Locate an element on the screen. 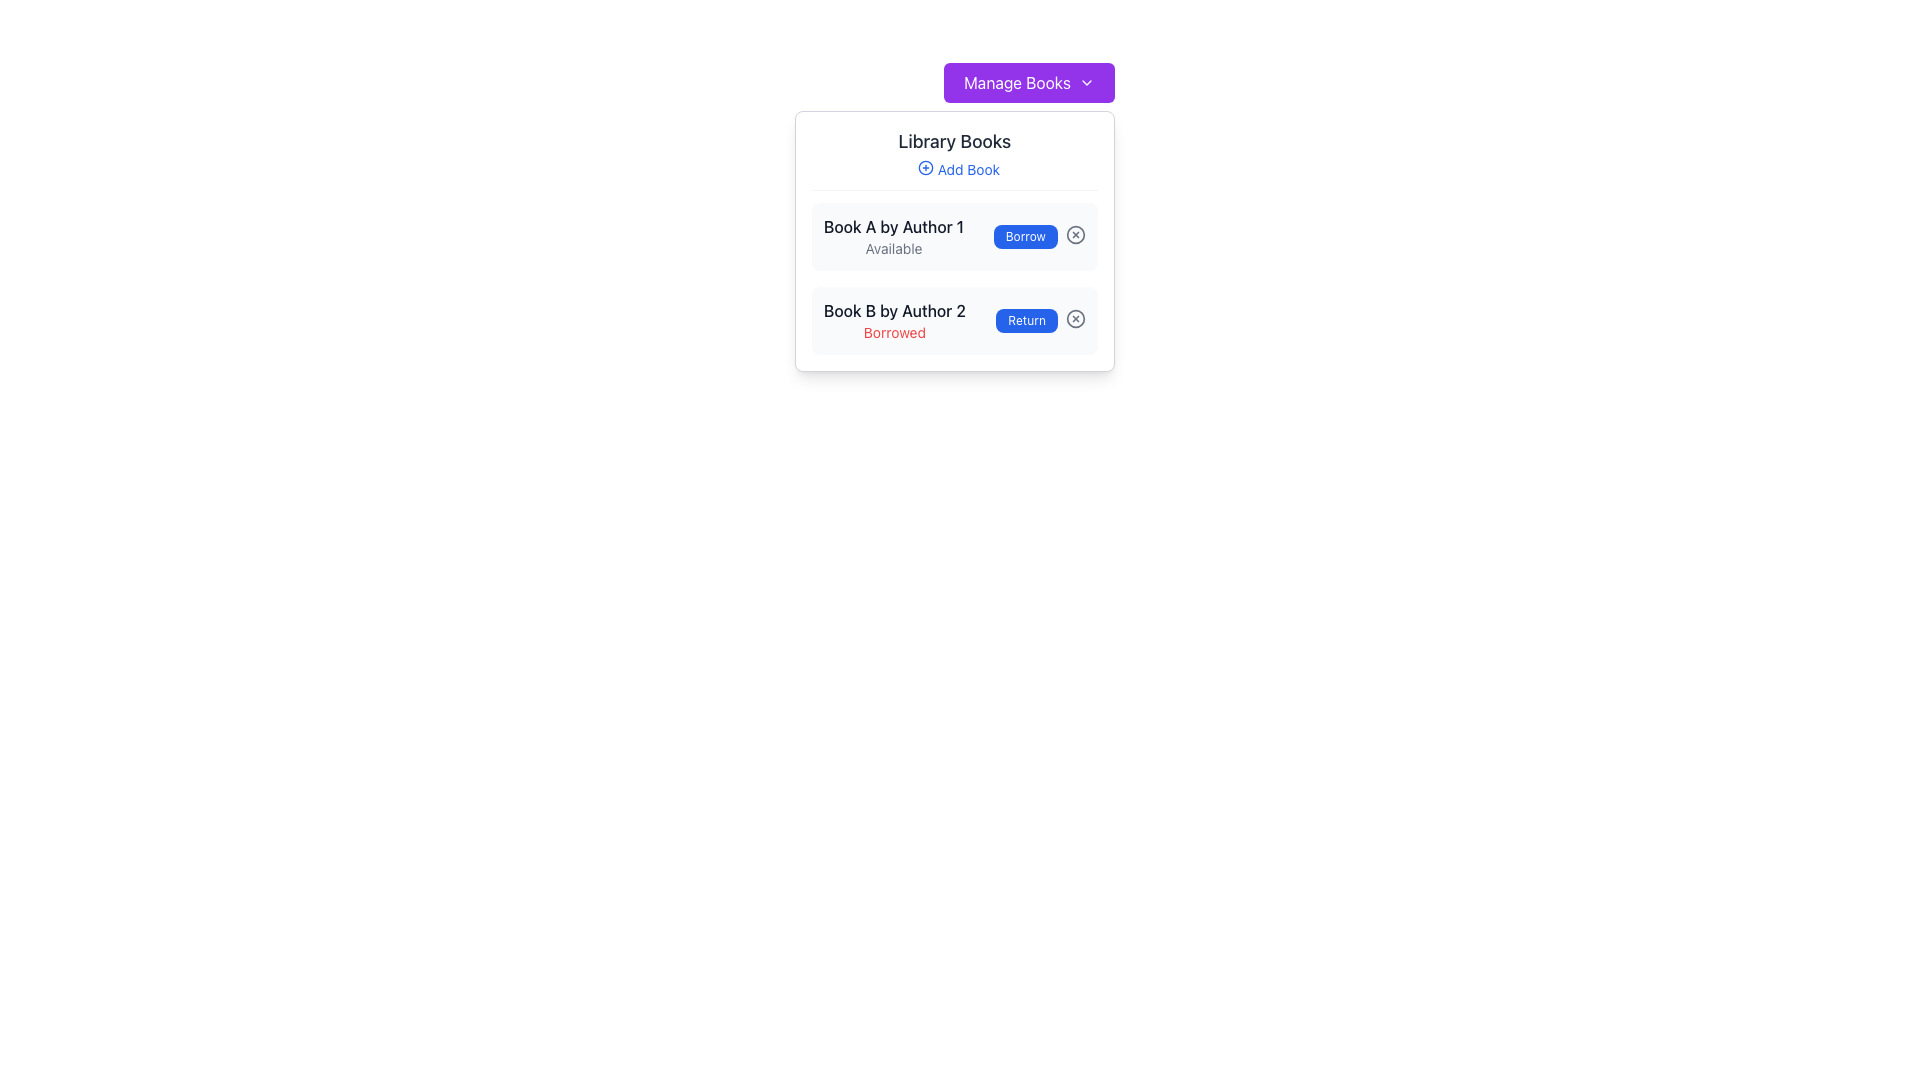 The image size is (1920, 1080). the Close or Cancel icon located to the right of the 'Return' button in the 'Book B by Author 2' section is located at coordinates (1074, 318).